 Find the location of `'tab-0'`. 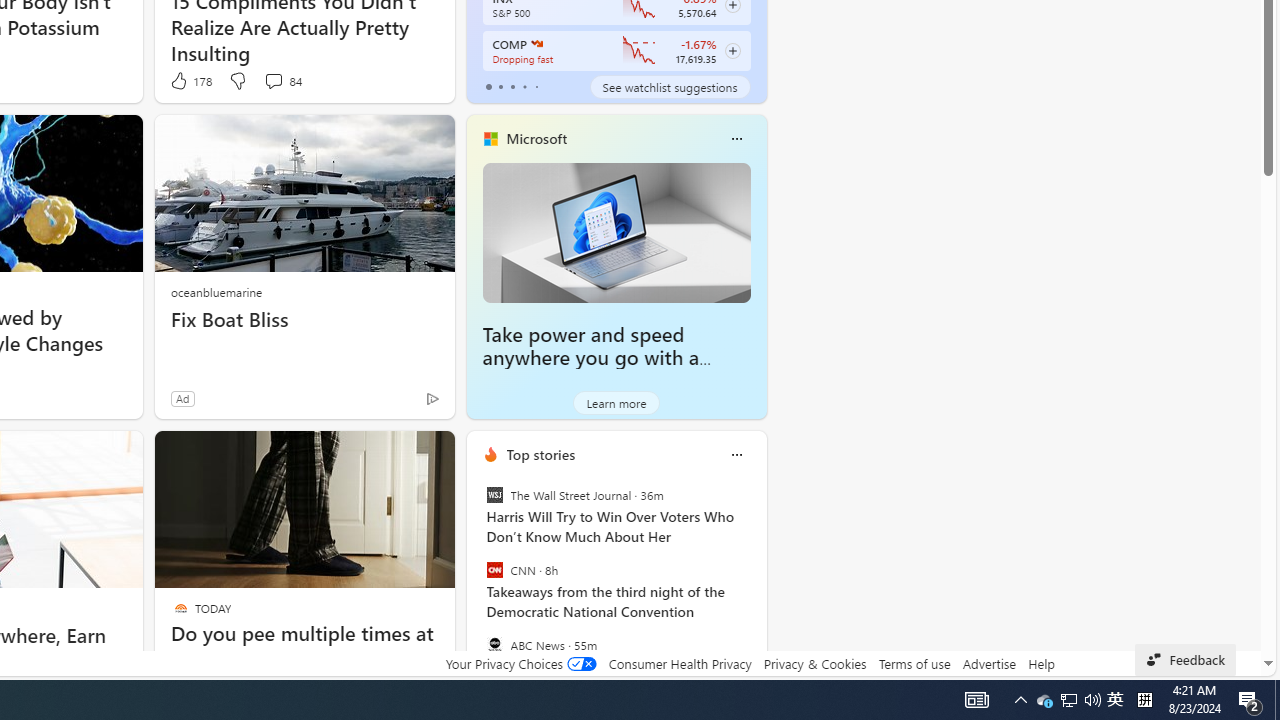

'tab-0' is located at coordinates (488, 86).